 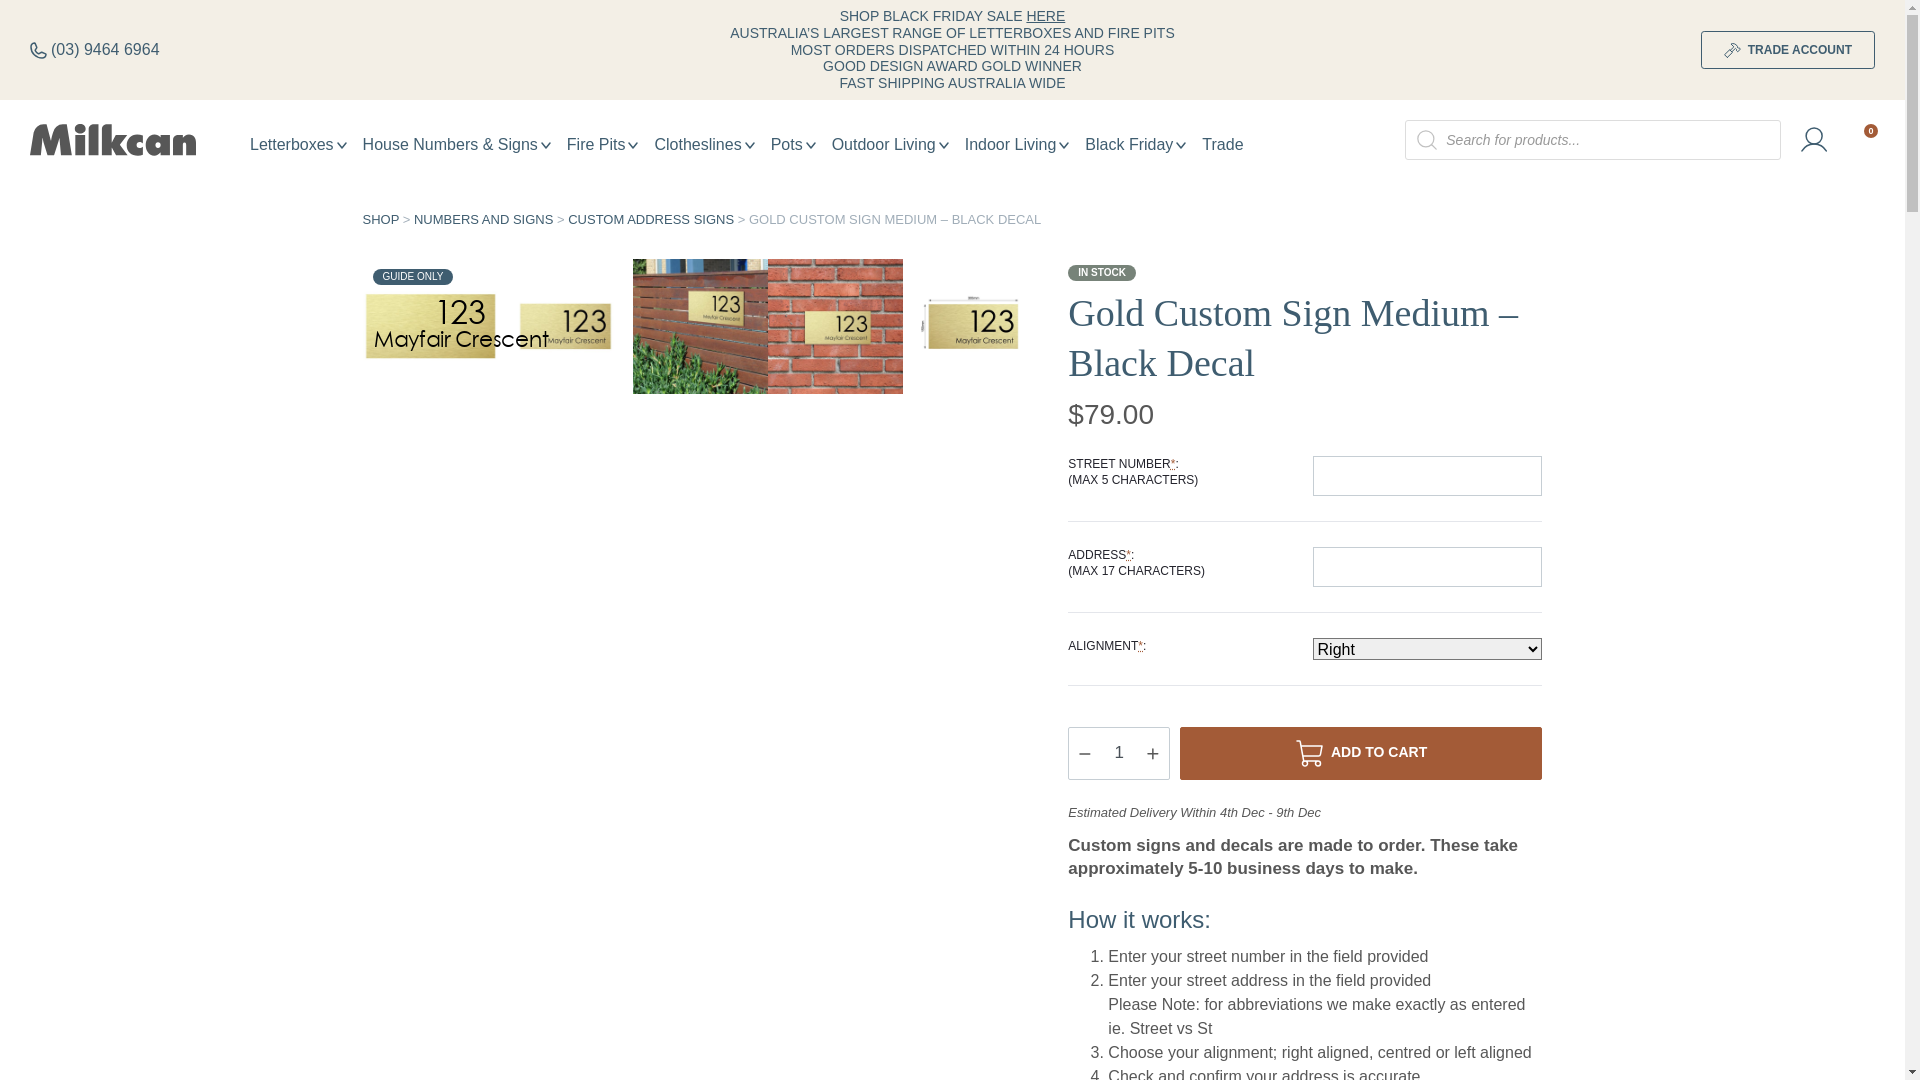 I want to click on 'Pots', so click(x=762, y=143).